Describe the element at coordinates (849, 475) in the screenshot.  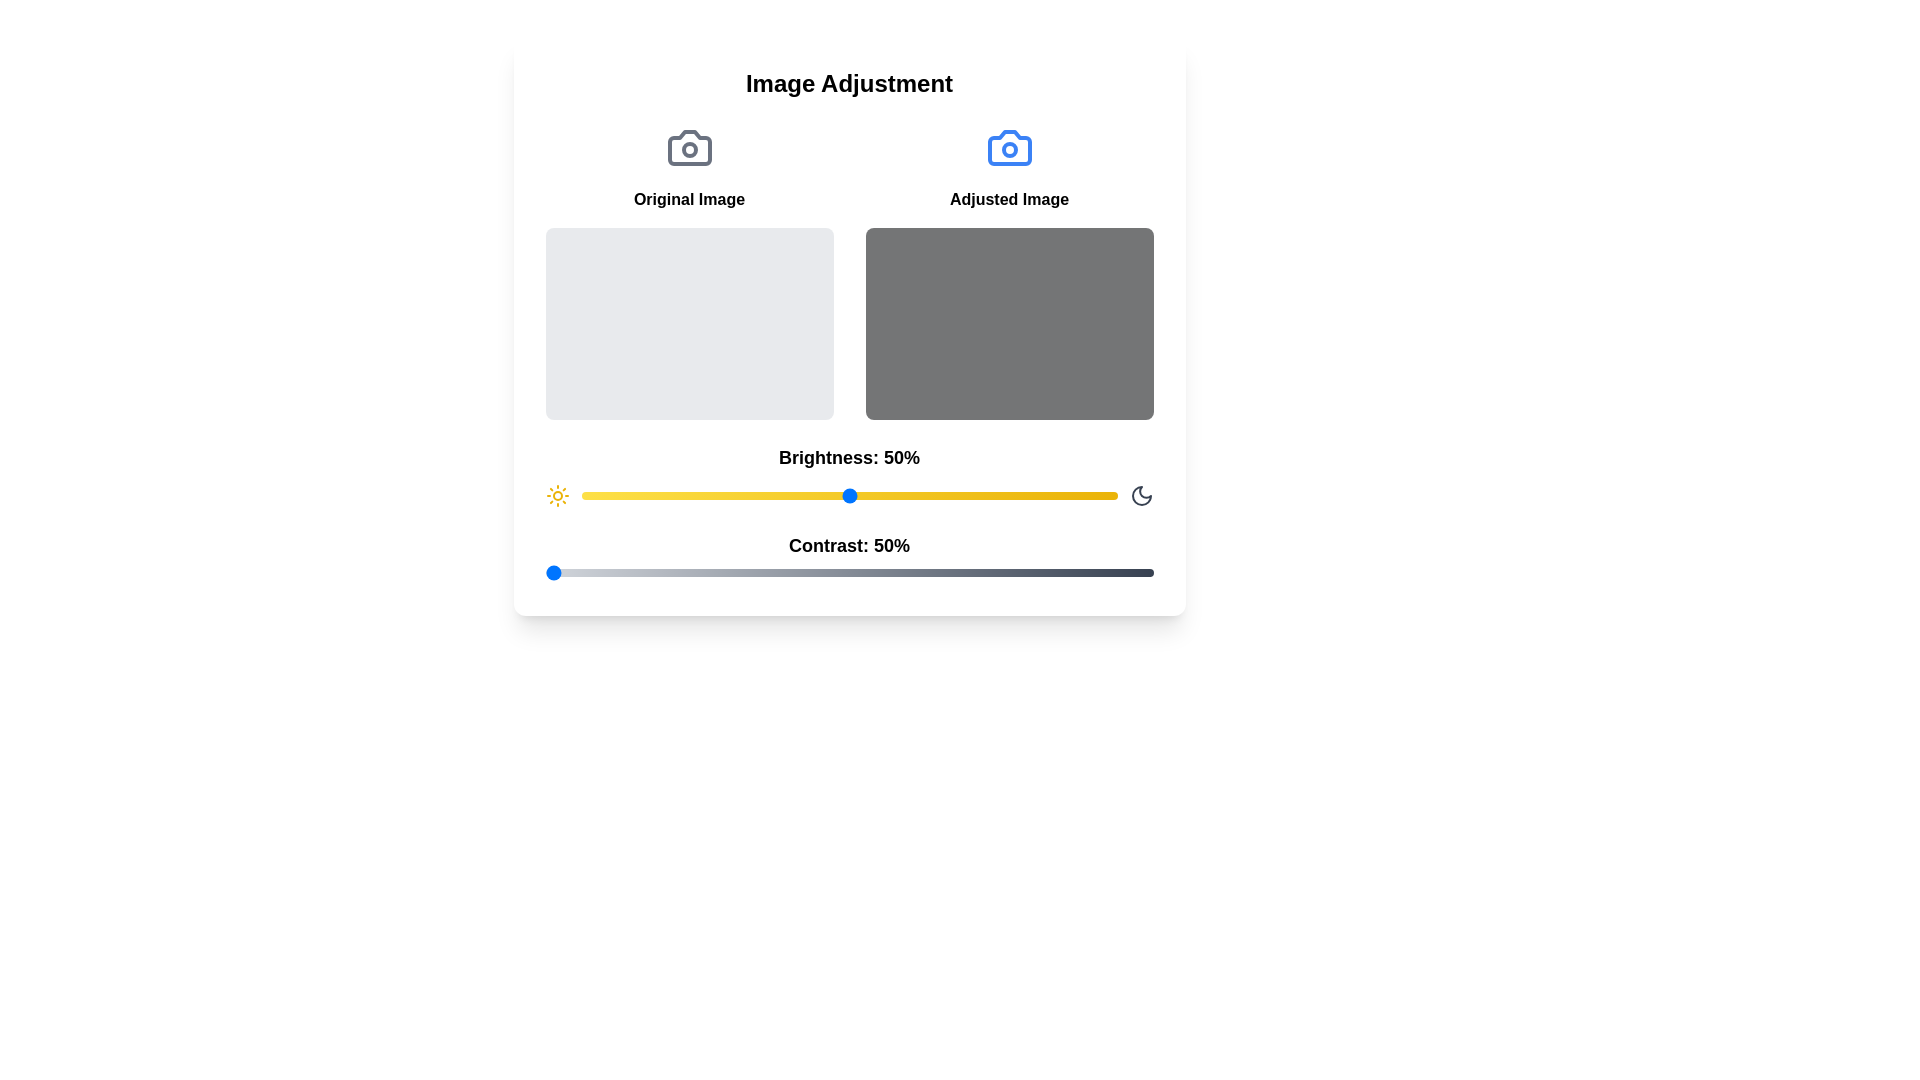
I see `the brightness slider component labeled 'Brightness: 50%' which features a yellow linear gradient and is positioned centrally in the image adjustments section` at that location.